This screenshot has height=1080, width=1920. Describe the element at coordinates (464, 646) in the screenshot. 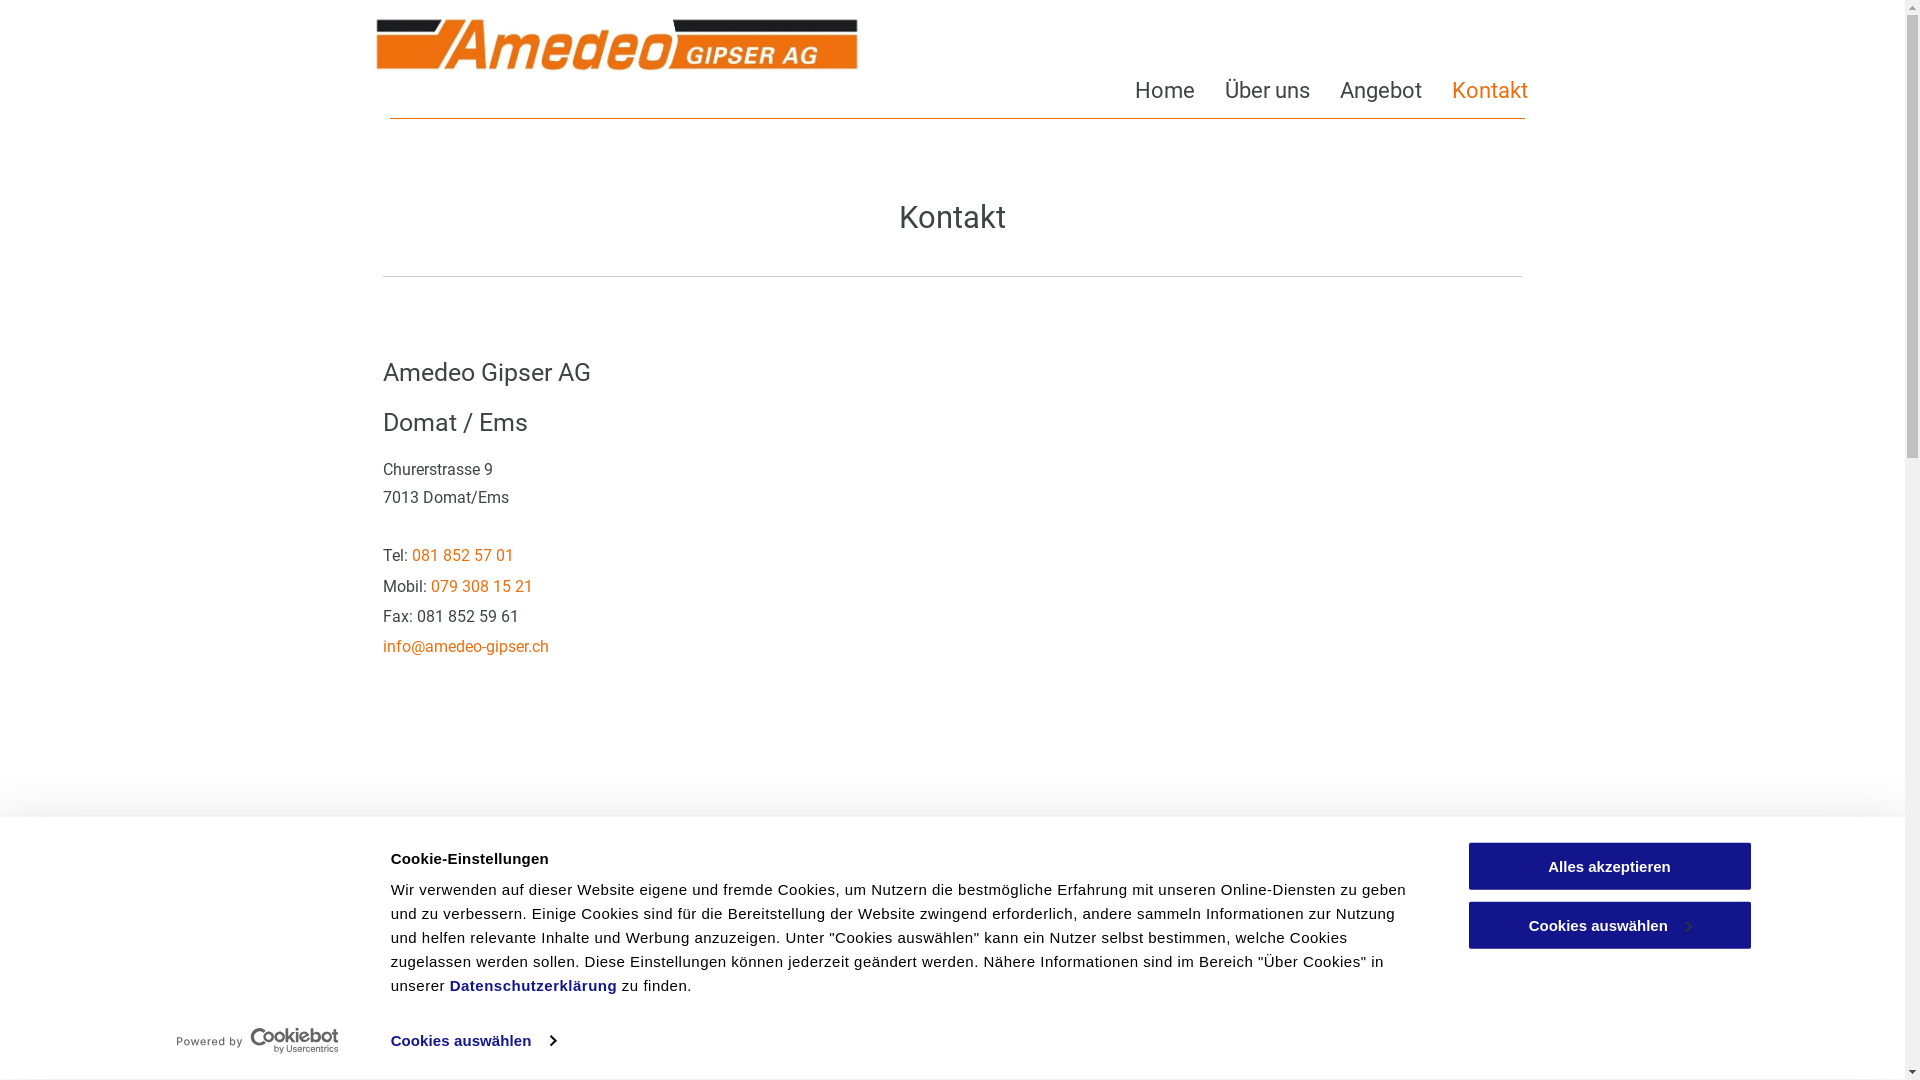

I see `'info@amedeo-gipser.ch'` at that location.